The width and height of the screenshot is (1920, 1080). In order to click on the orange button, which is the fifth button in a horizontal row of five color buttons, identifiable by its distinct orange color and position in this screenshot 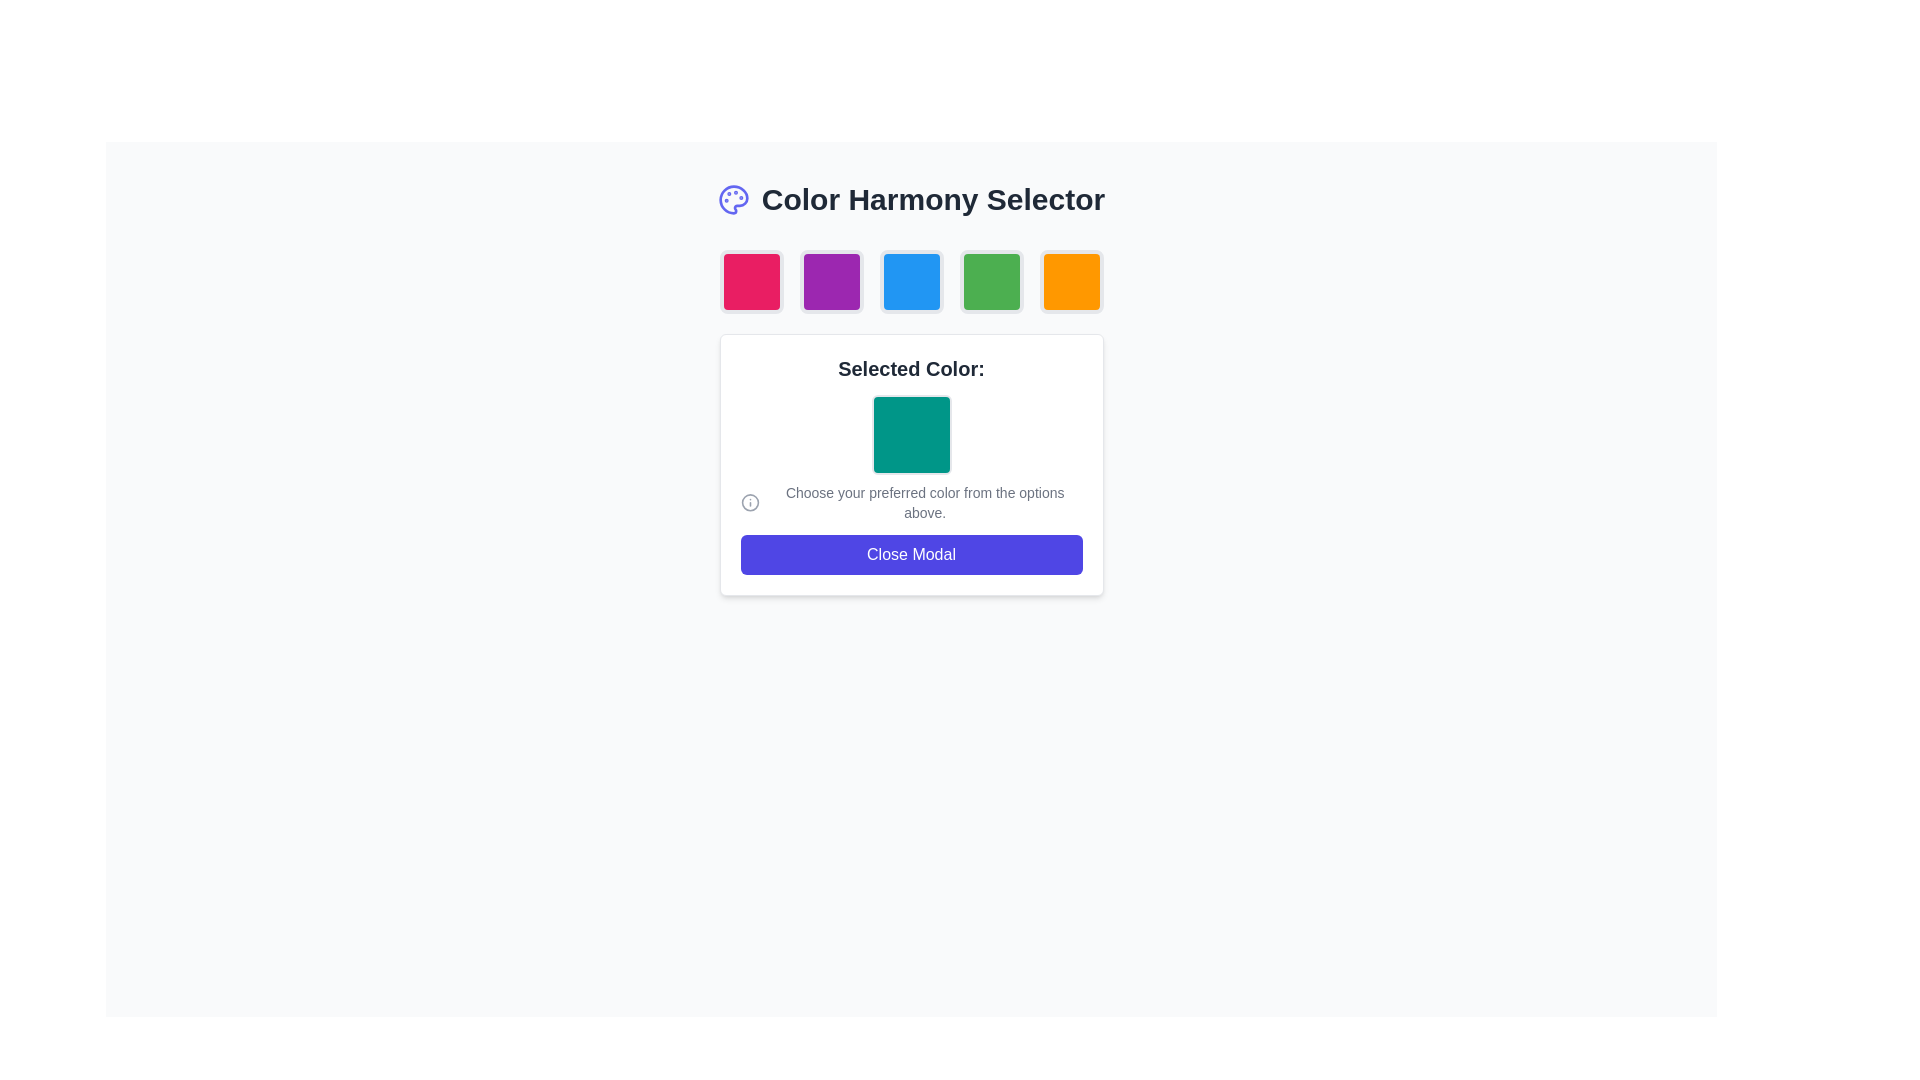, I will do `click(1070, 281)`.